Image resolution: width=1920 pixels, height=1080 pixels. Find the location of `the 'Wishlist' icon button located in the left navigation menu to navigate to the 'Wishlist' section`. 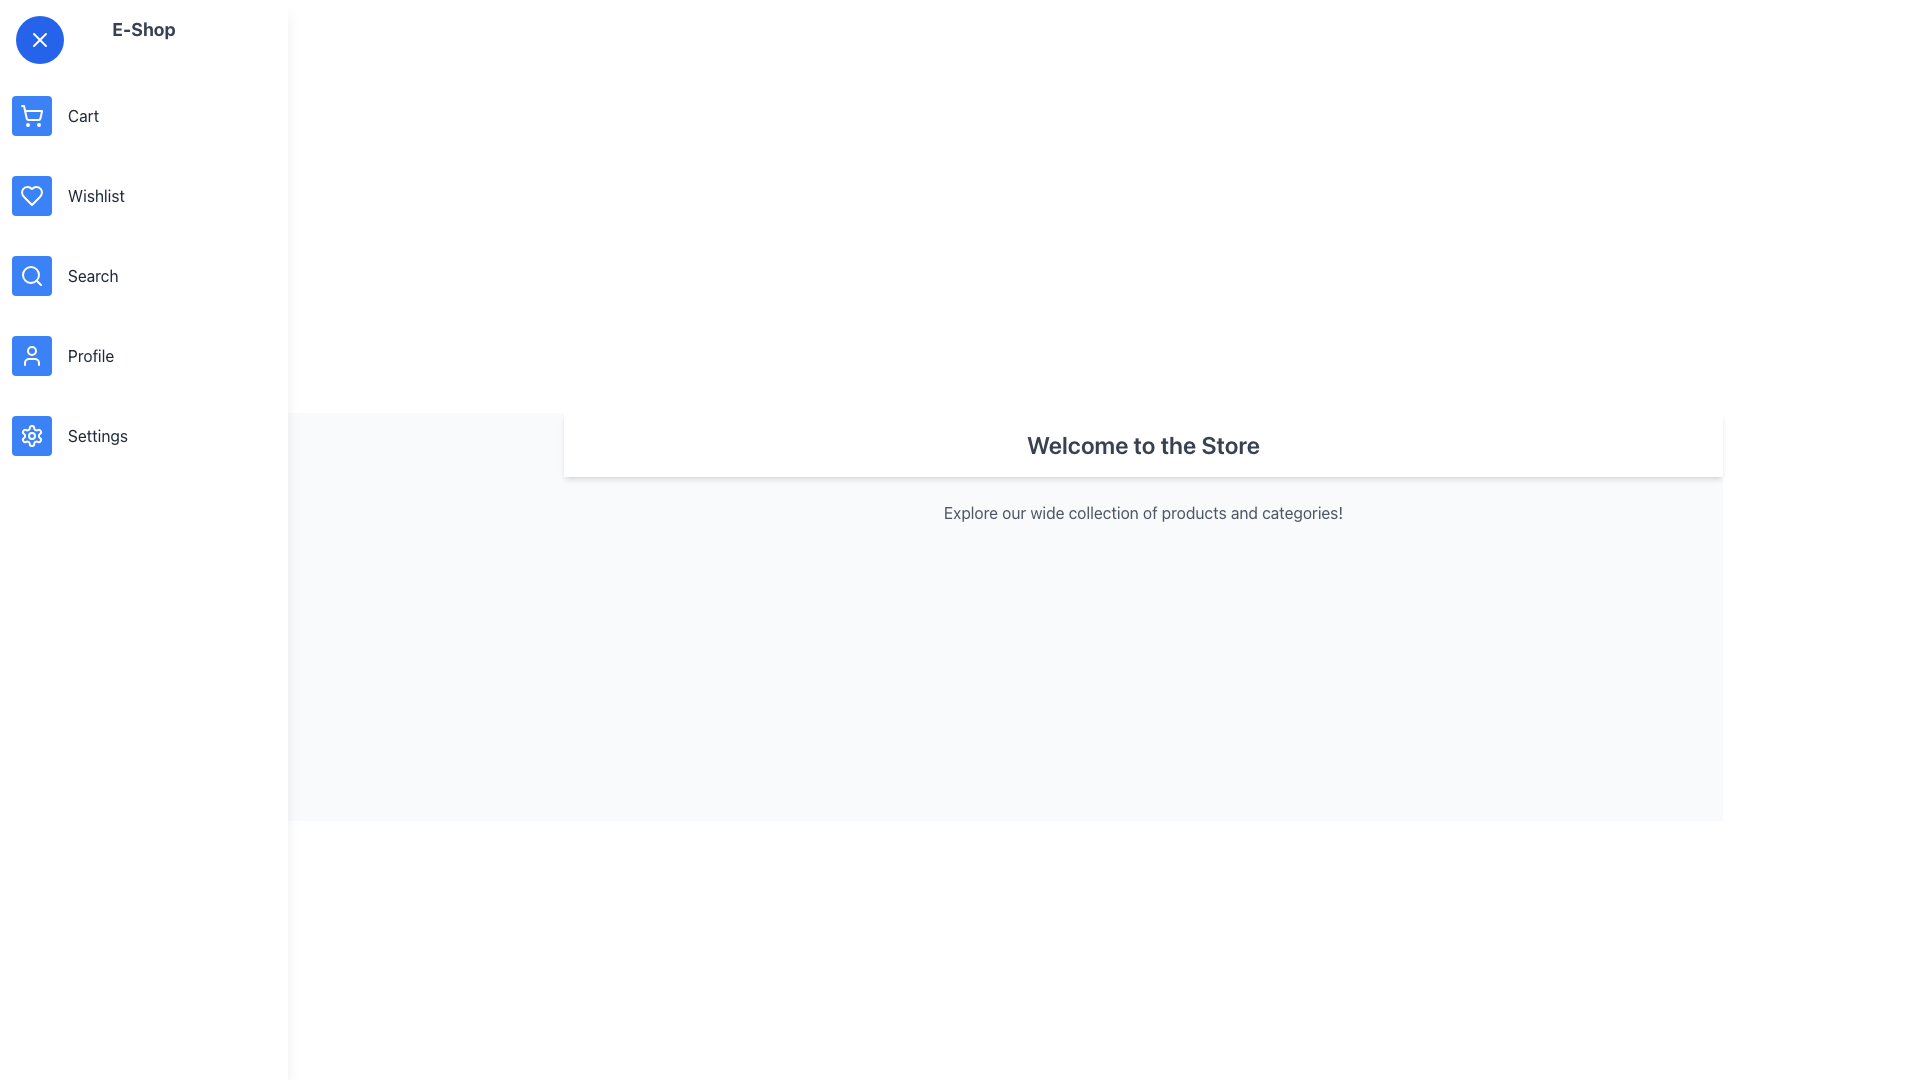

the 'Wishlist' icon button located in the left navigation menu to navigate to the 'Wishlist' section is located at coordinates (32, 196).